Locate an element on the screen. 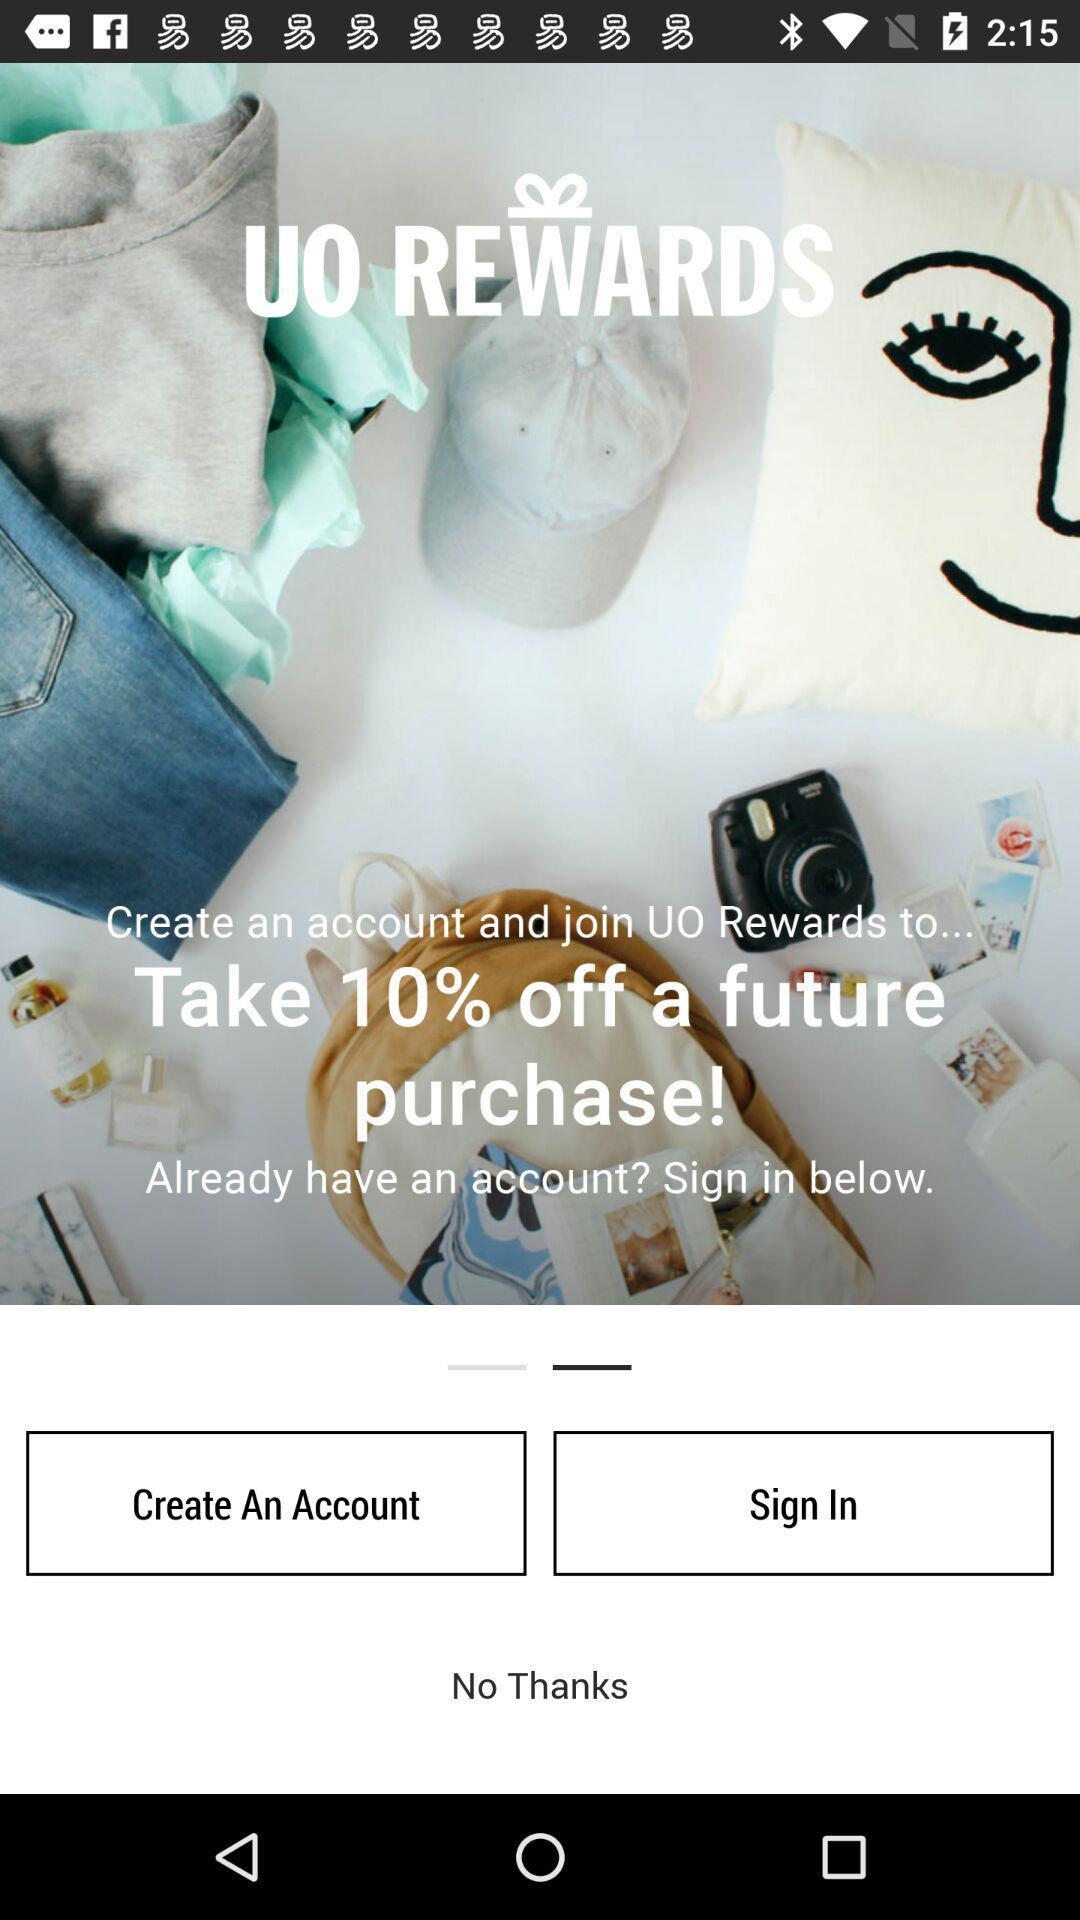 This screenshot has height=1920, width=1080. item above no thanks is located at coordinates (276, 1503).